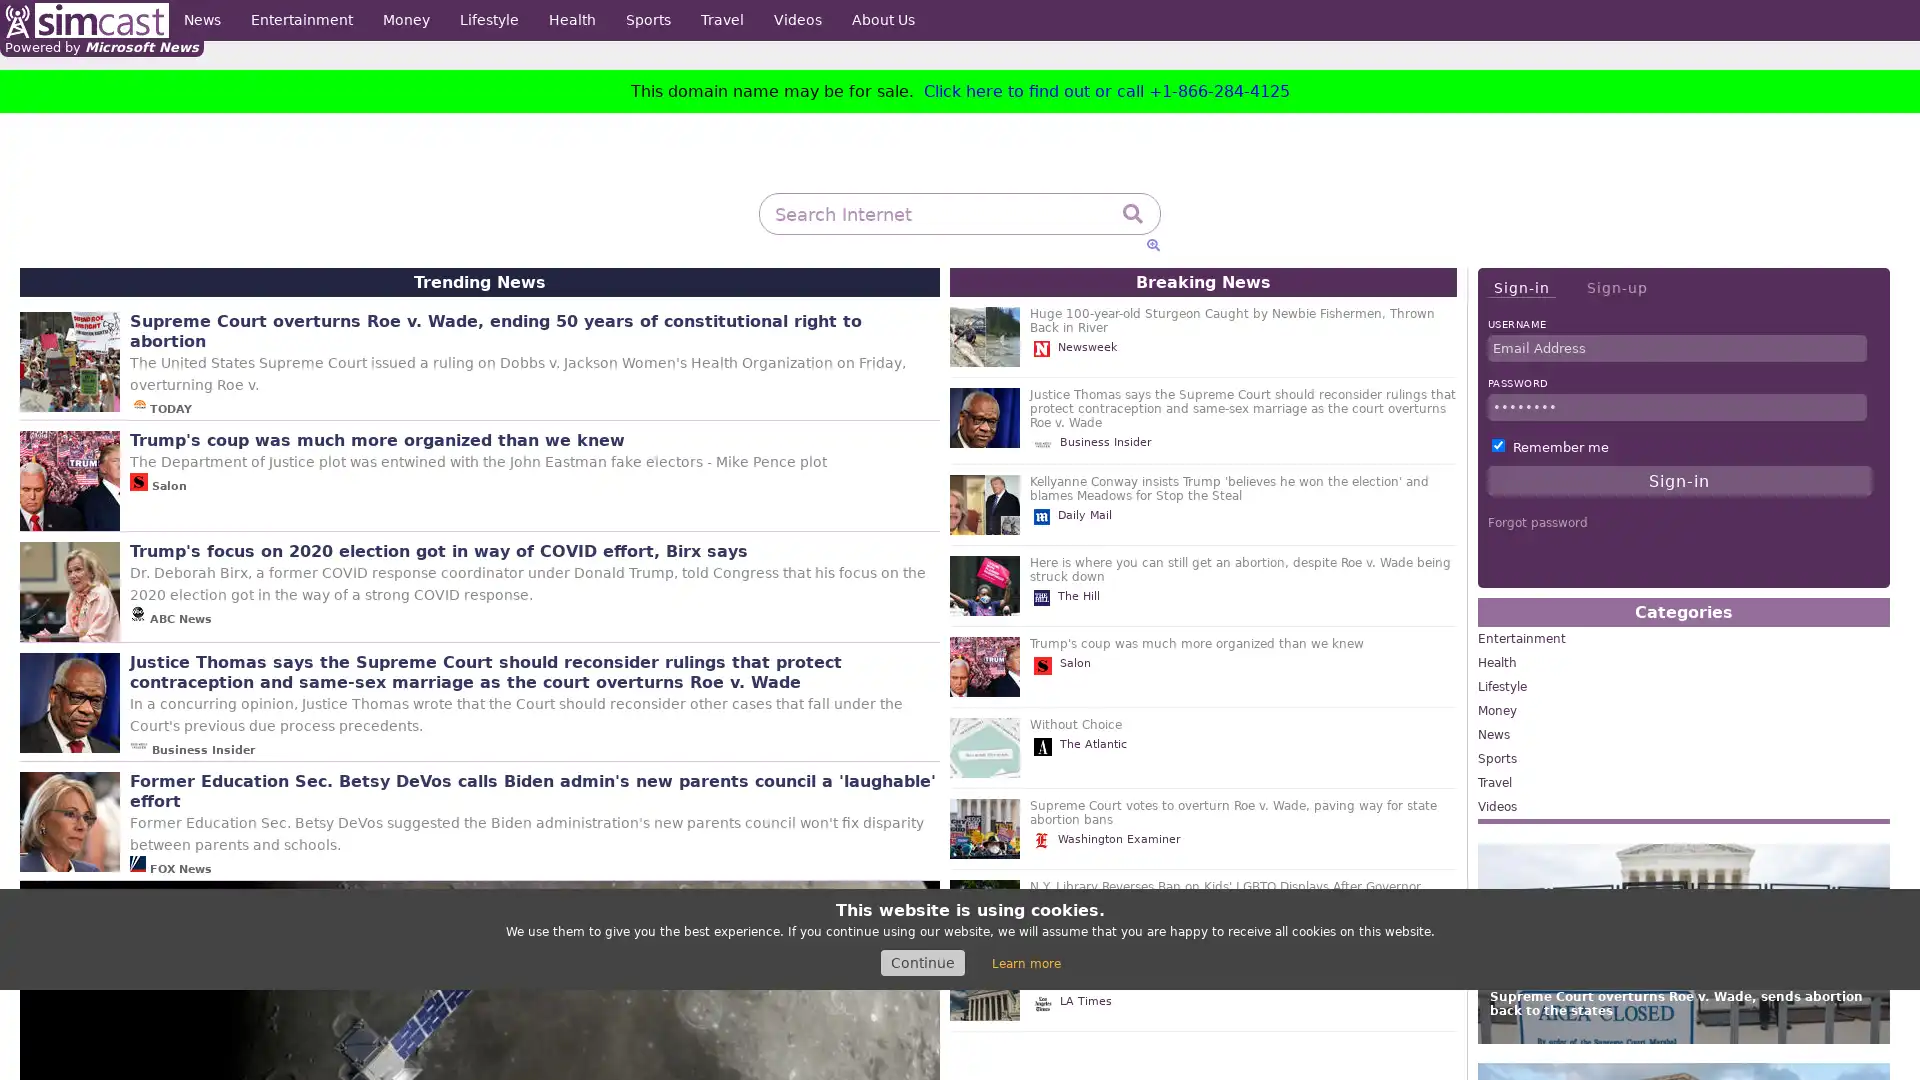 Image resolution: width=1920 pixels, height=1080 pixels. Describe the element at coordinates (921, 962) in the screenshot. I see `Continue` at that location.